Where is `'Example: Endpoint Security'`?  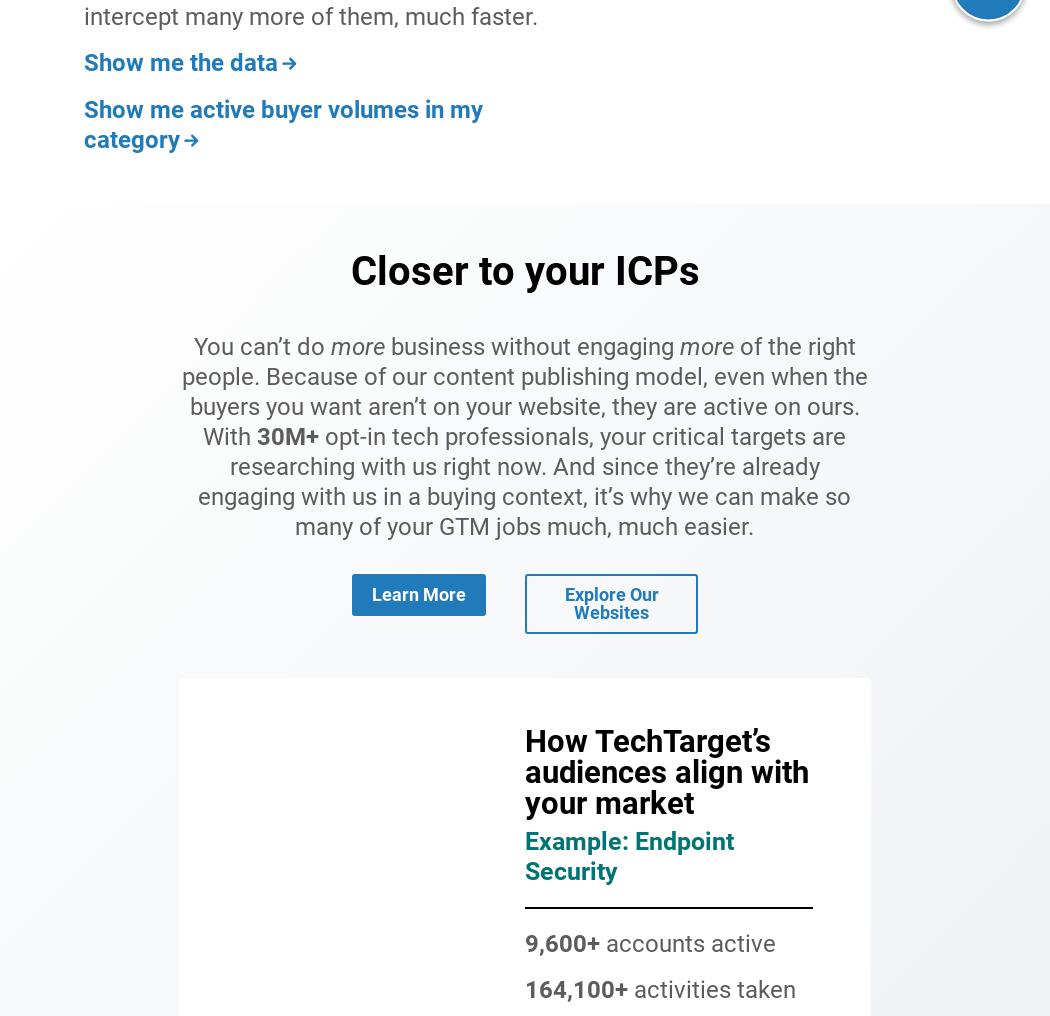
'Example: Endpoint Security' is located at coordinates (629, 855).